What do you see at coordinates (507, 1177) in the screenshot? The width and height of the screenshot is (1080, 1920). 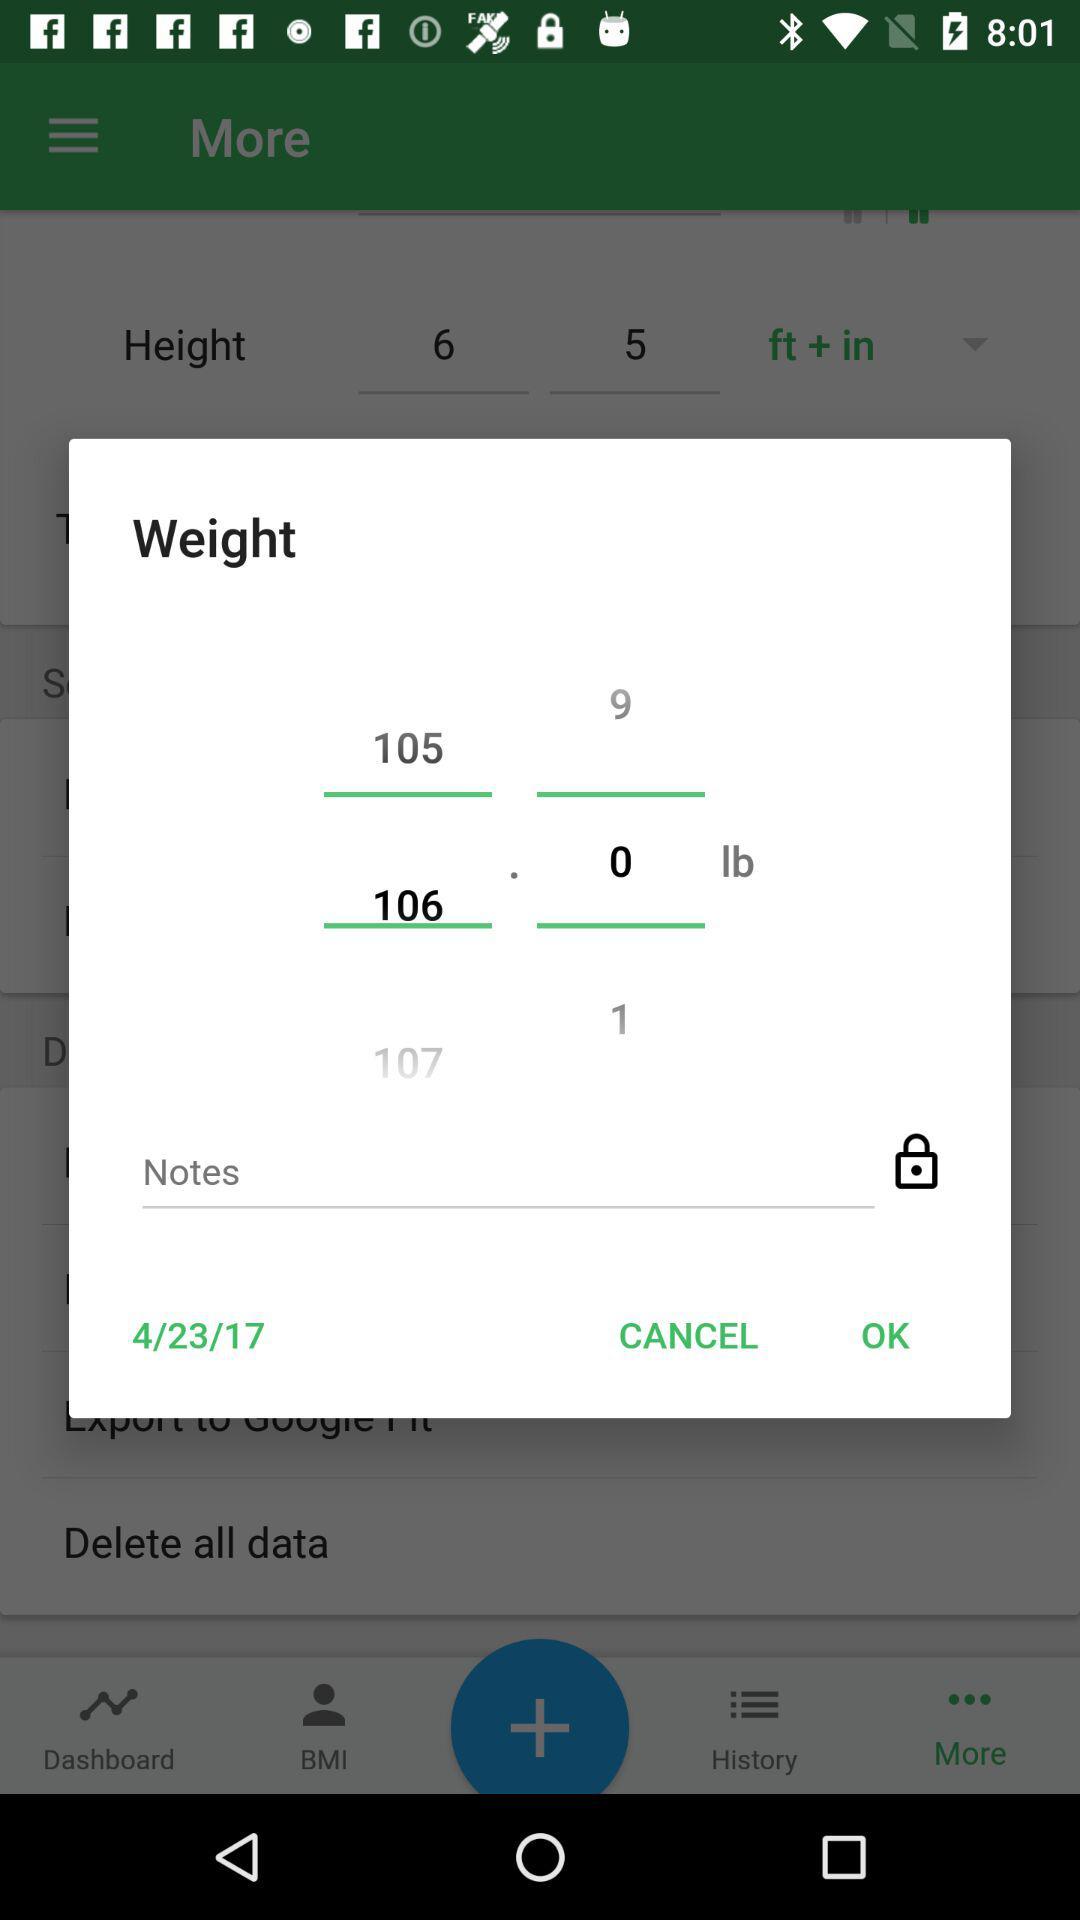 I see `input notes` at bounding box center [507, 1177].